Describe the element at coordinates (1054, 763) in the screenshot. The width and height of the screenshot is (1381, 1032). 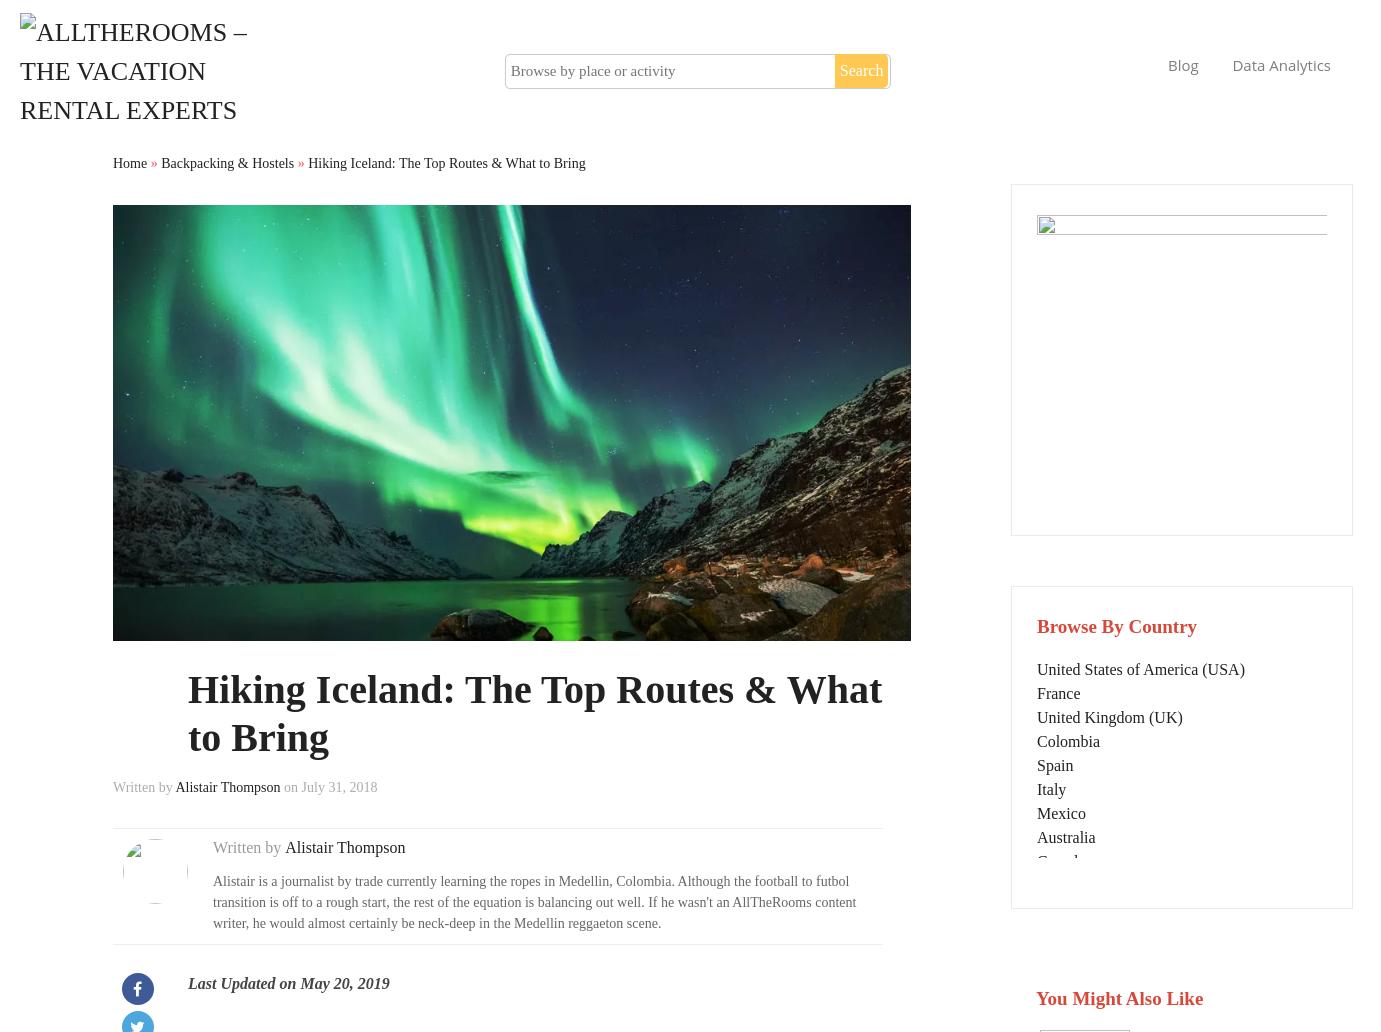
I see `'Spain'` at that location.